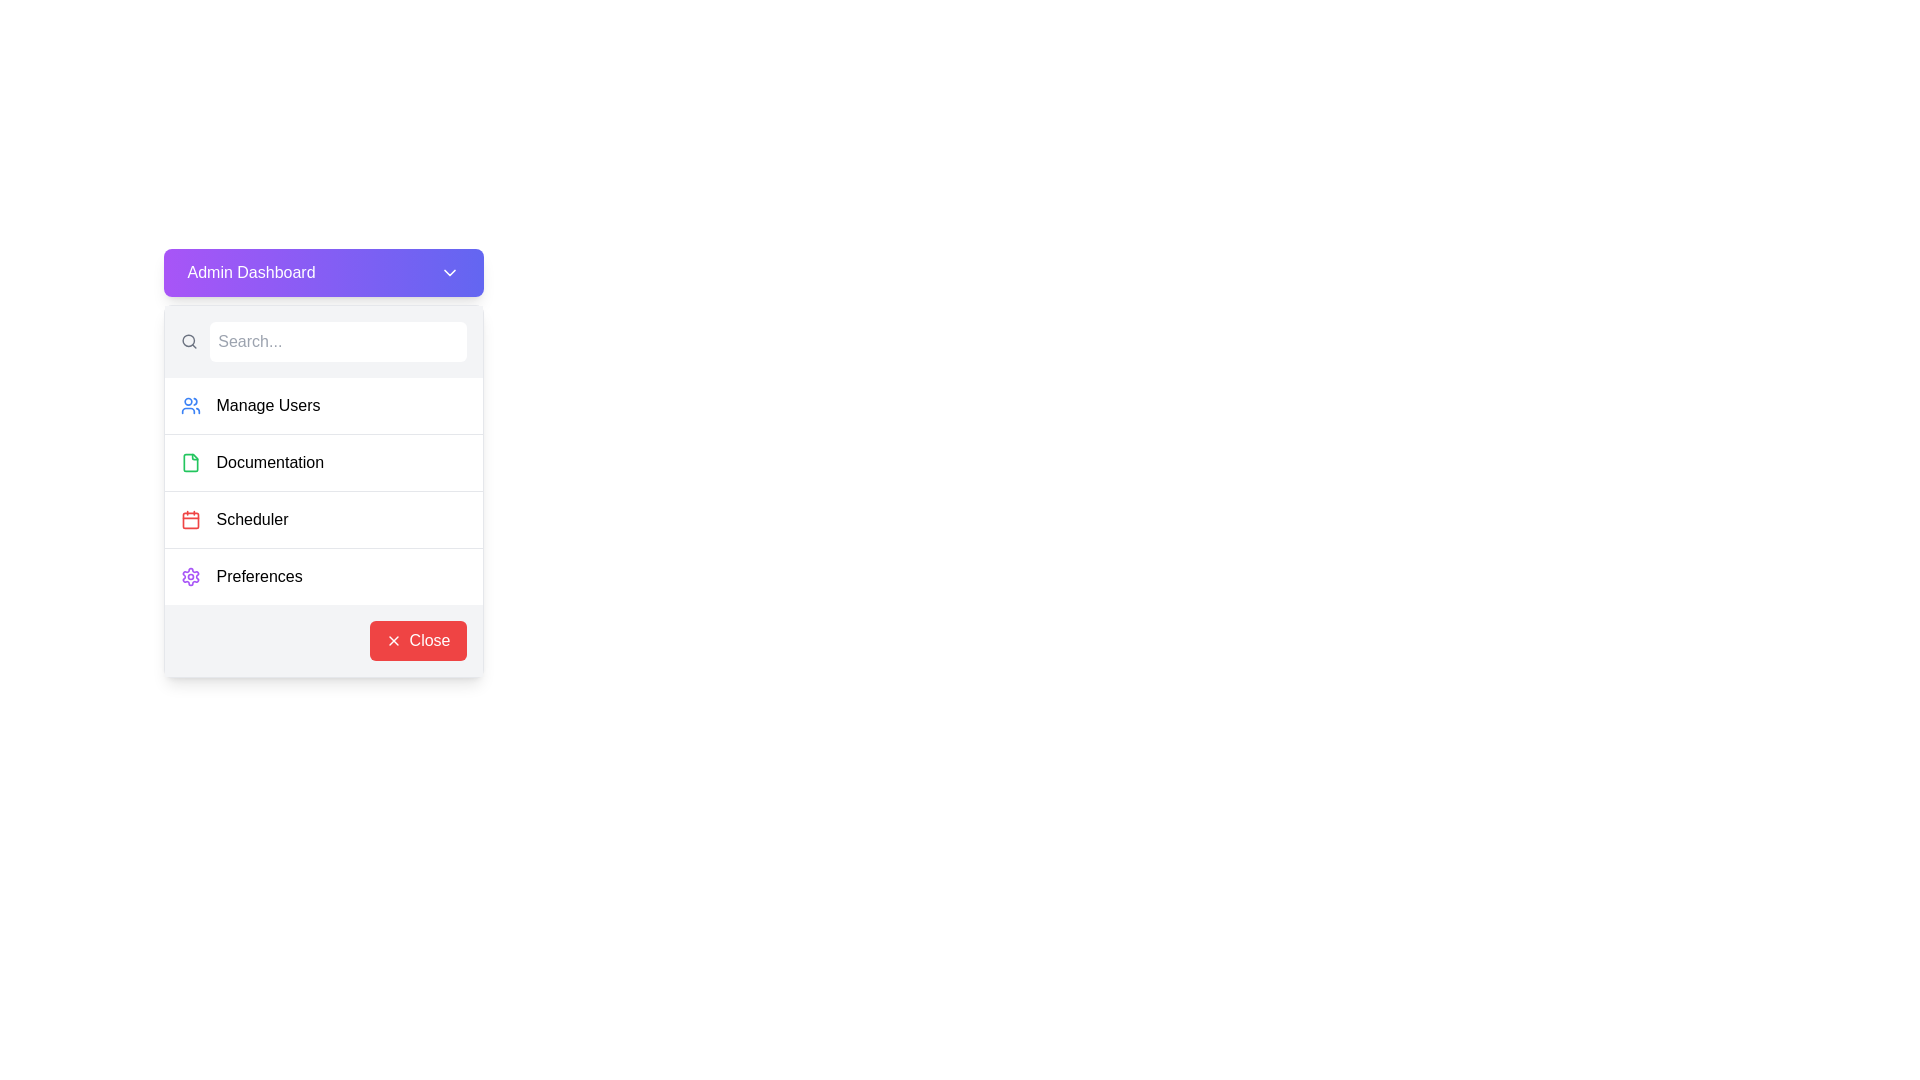 Image resolution: width=1920 pixels, height=1080 pixels. I want to click on the blue group of people icon located at the start of the 'Manage Users' option in the vertical menu under the 'Admin Dashboard' header, so click(190, 405).